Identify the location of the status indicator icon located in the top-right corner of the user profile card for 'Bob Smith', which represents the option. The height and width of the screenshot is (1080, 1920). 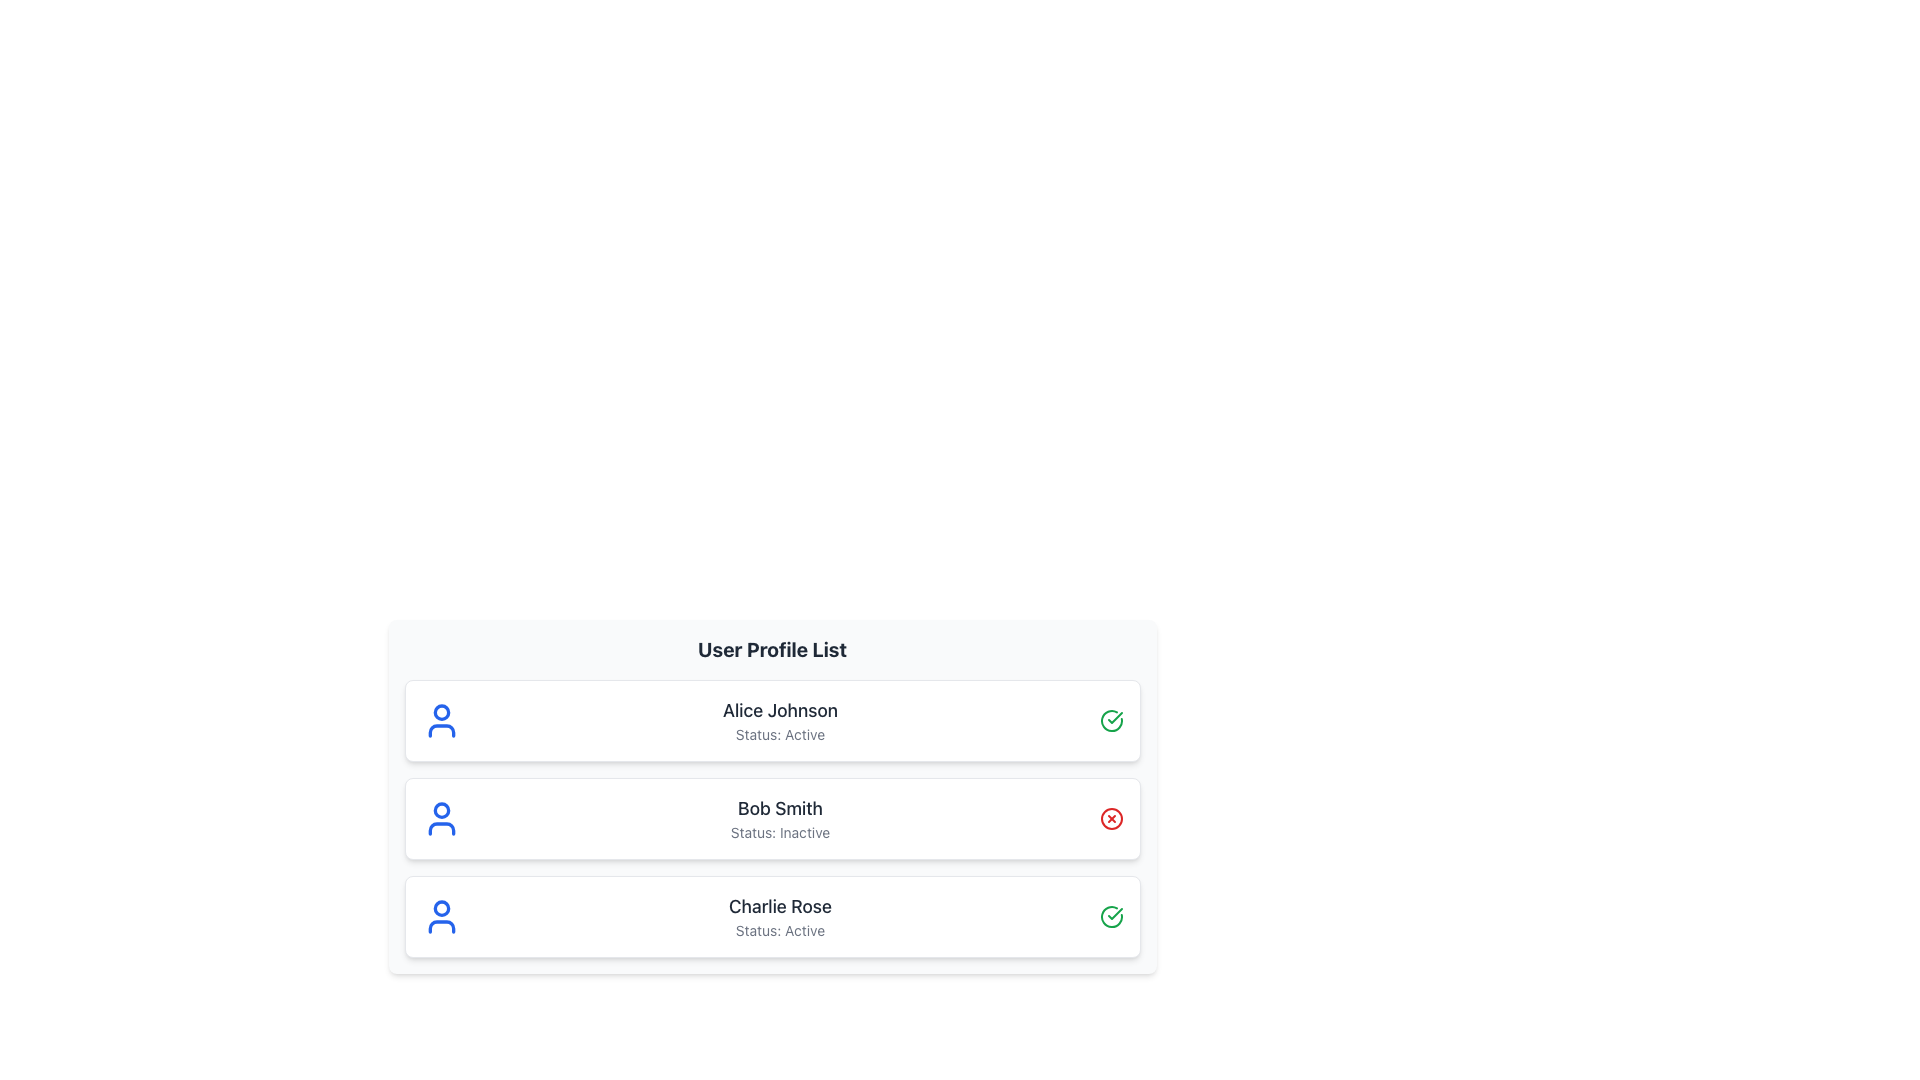
(1110, 818).